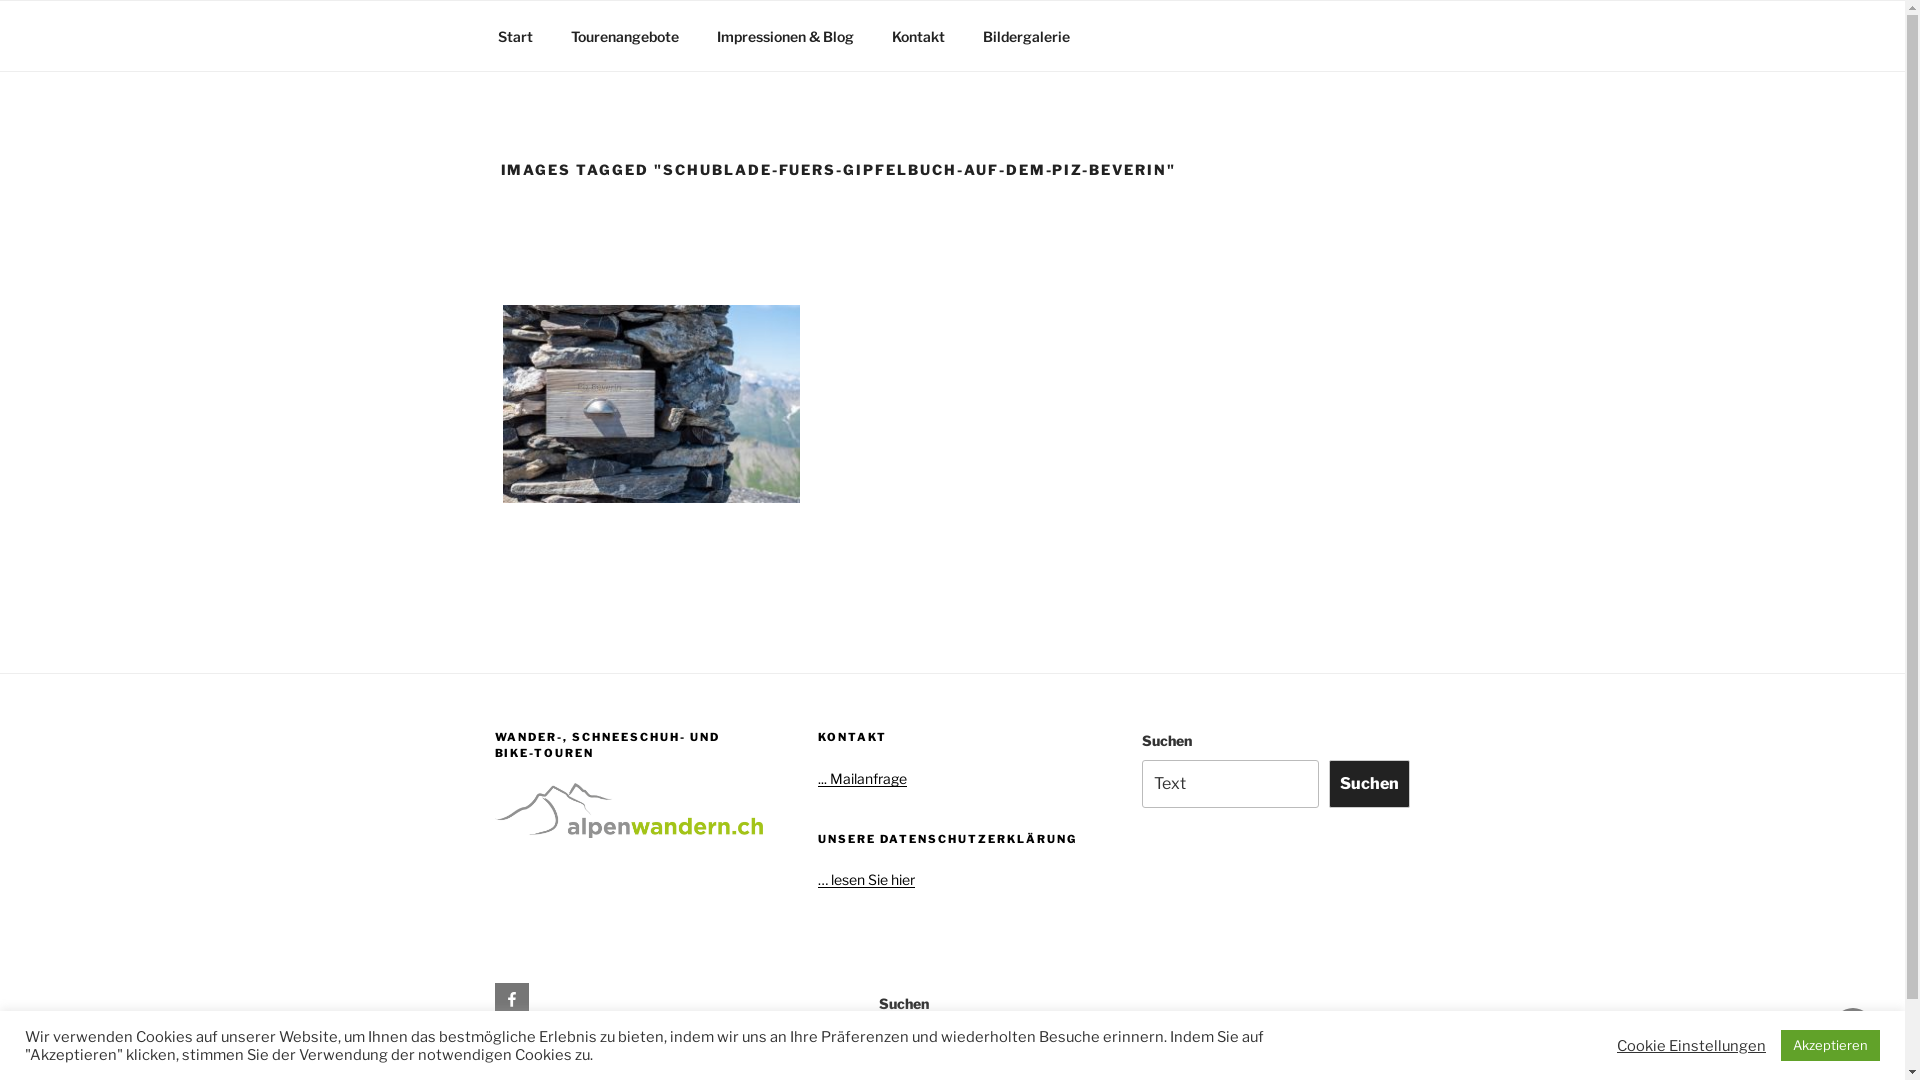 Image resolution: width=1920 pixels, height=1080 pixels. Describe the element at coordinates (494, 999) in the screenshot. I see `'Facebook'` at that location.